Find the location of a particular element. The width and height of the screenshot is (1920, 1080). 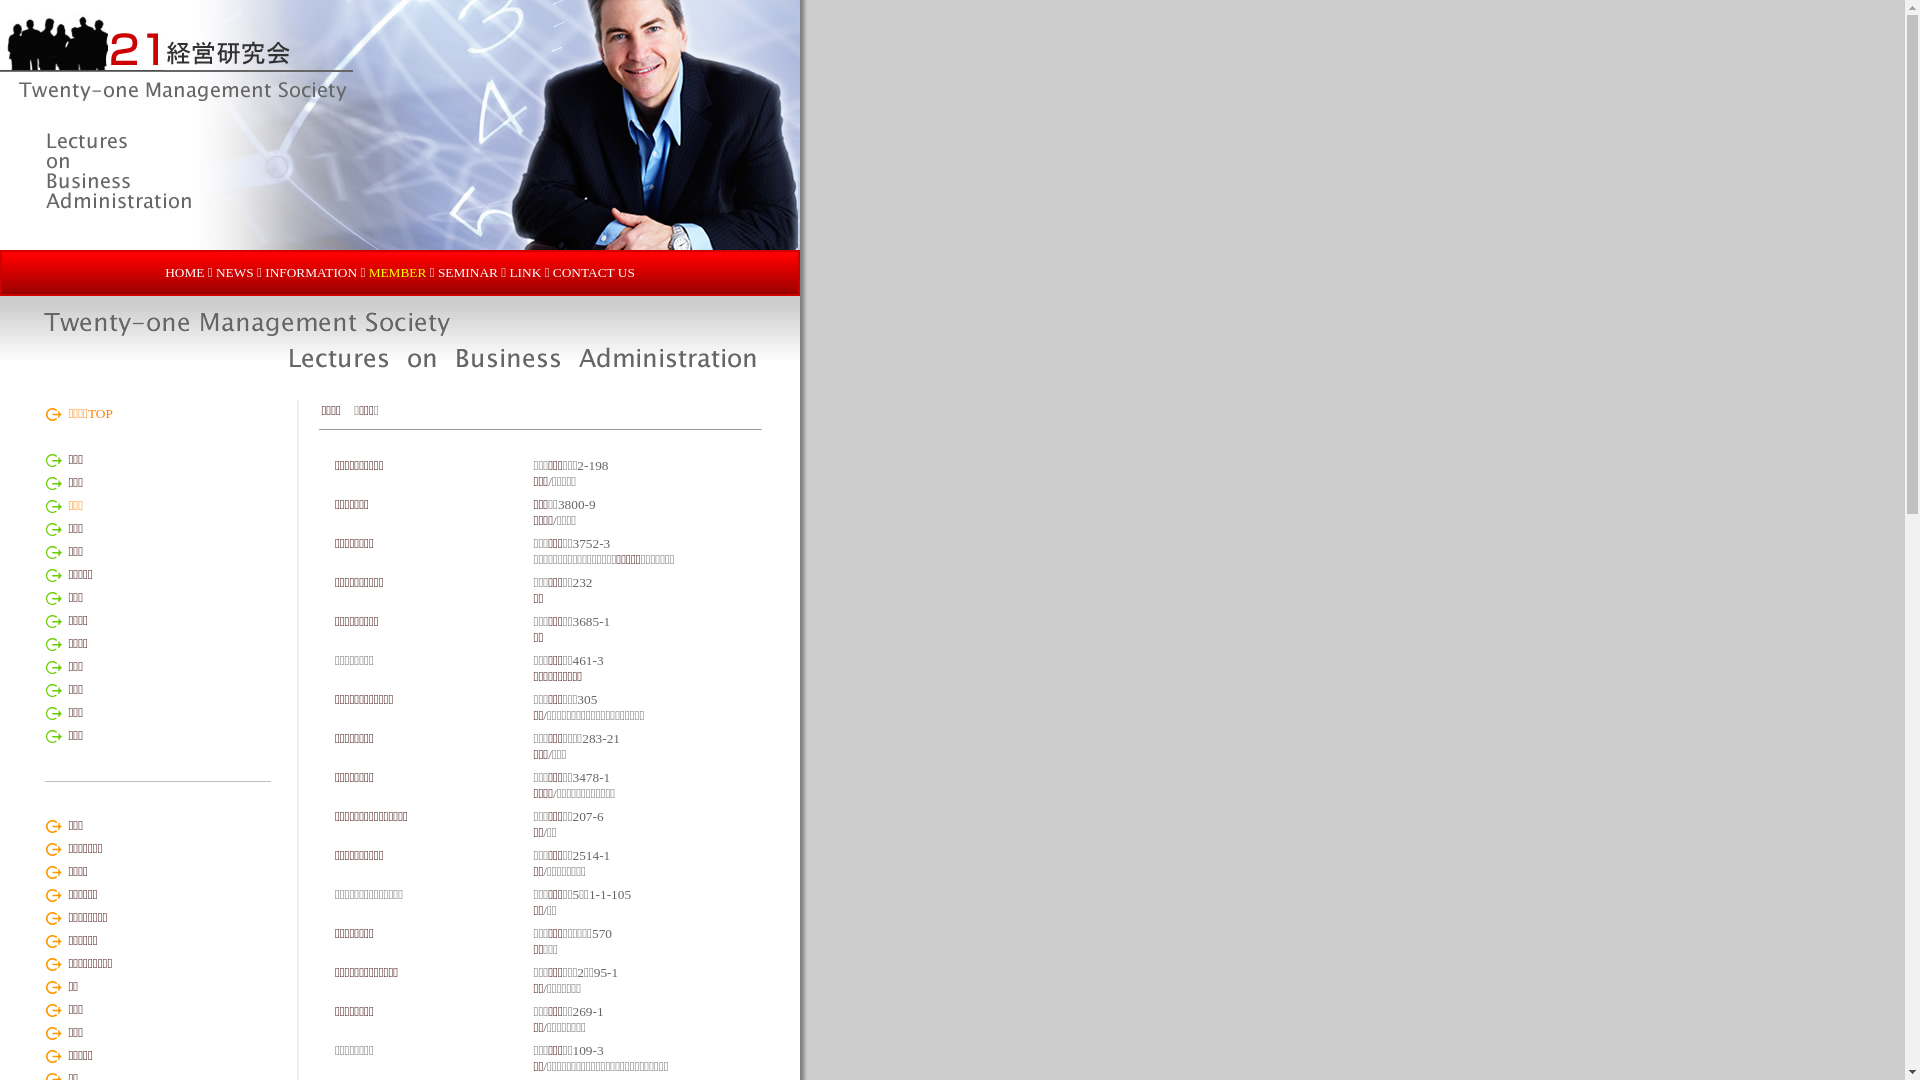

'HOME' is located at coordinates (184, 272).